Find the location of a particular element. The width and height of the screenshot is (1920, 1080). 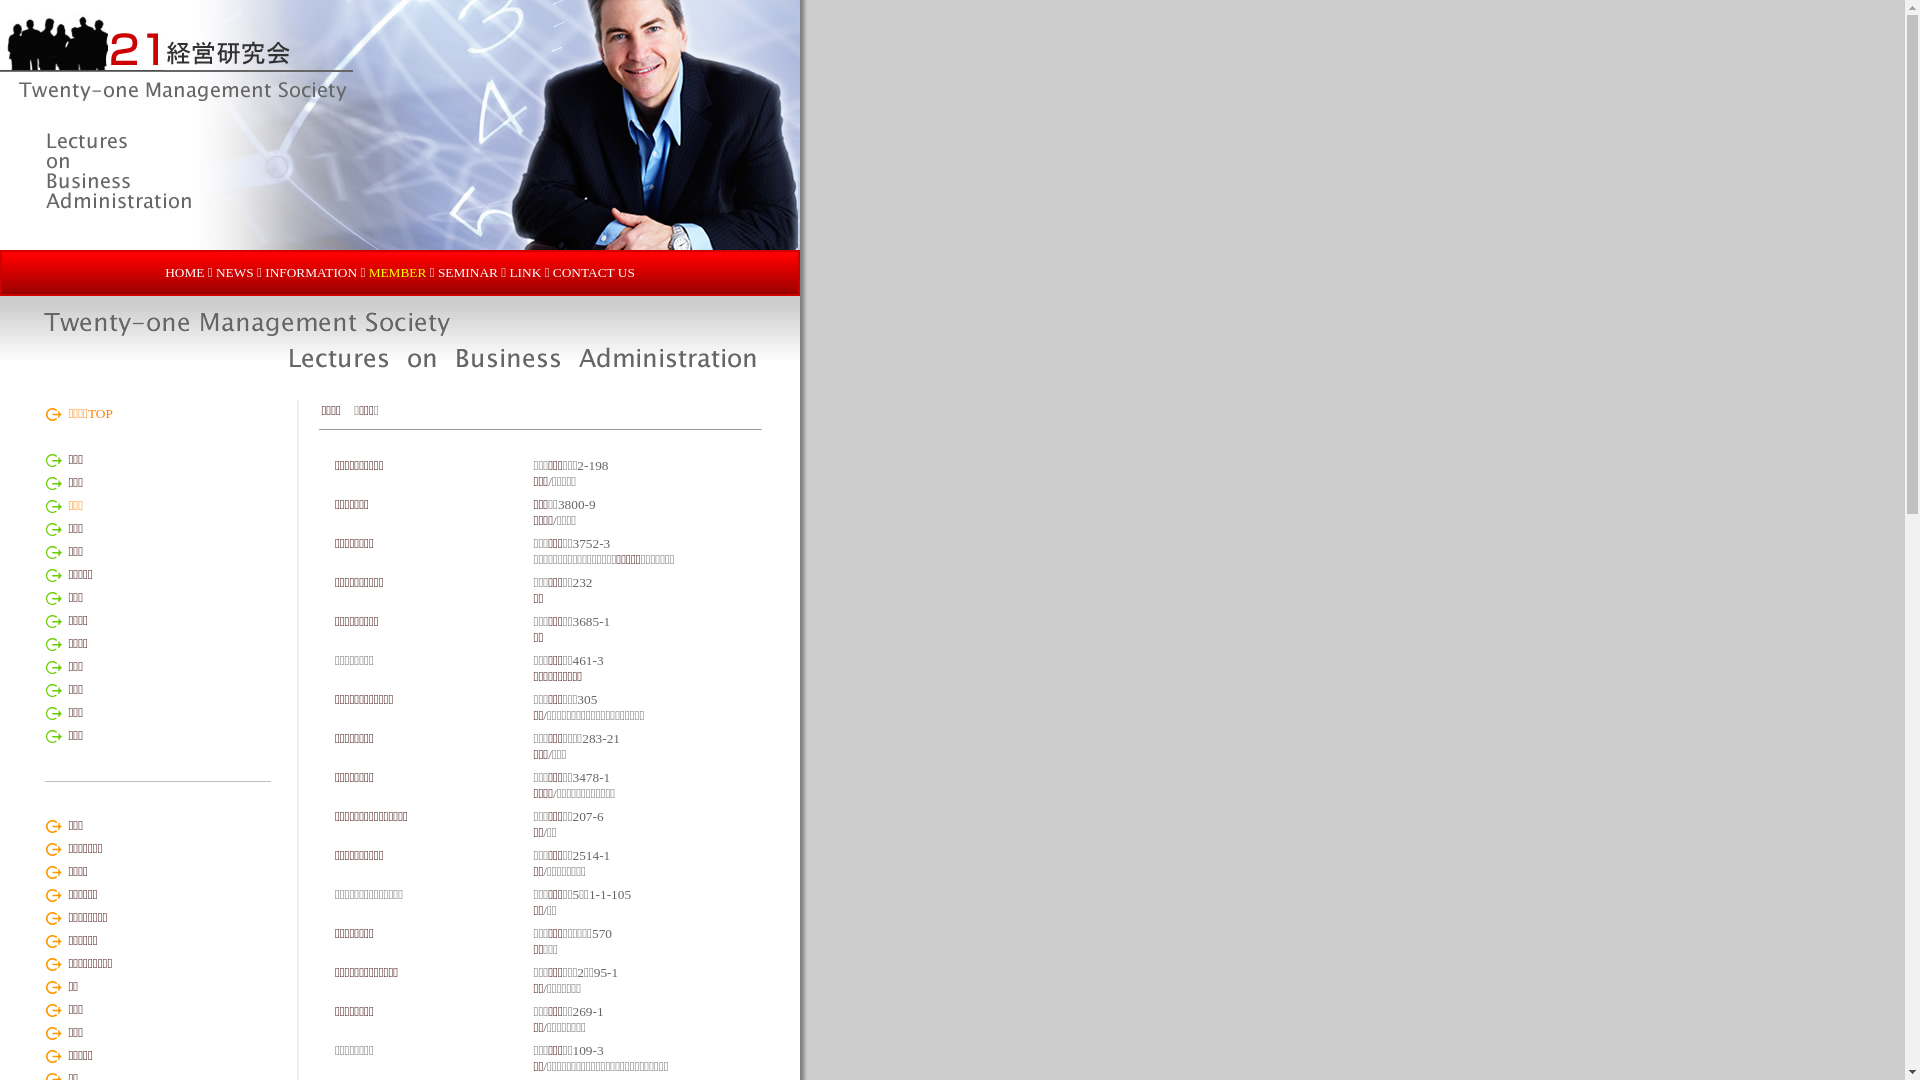

'HOME' is located at coordinates (184, 272).